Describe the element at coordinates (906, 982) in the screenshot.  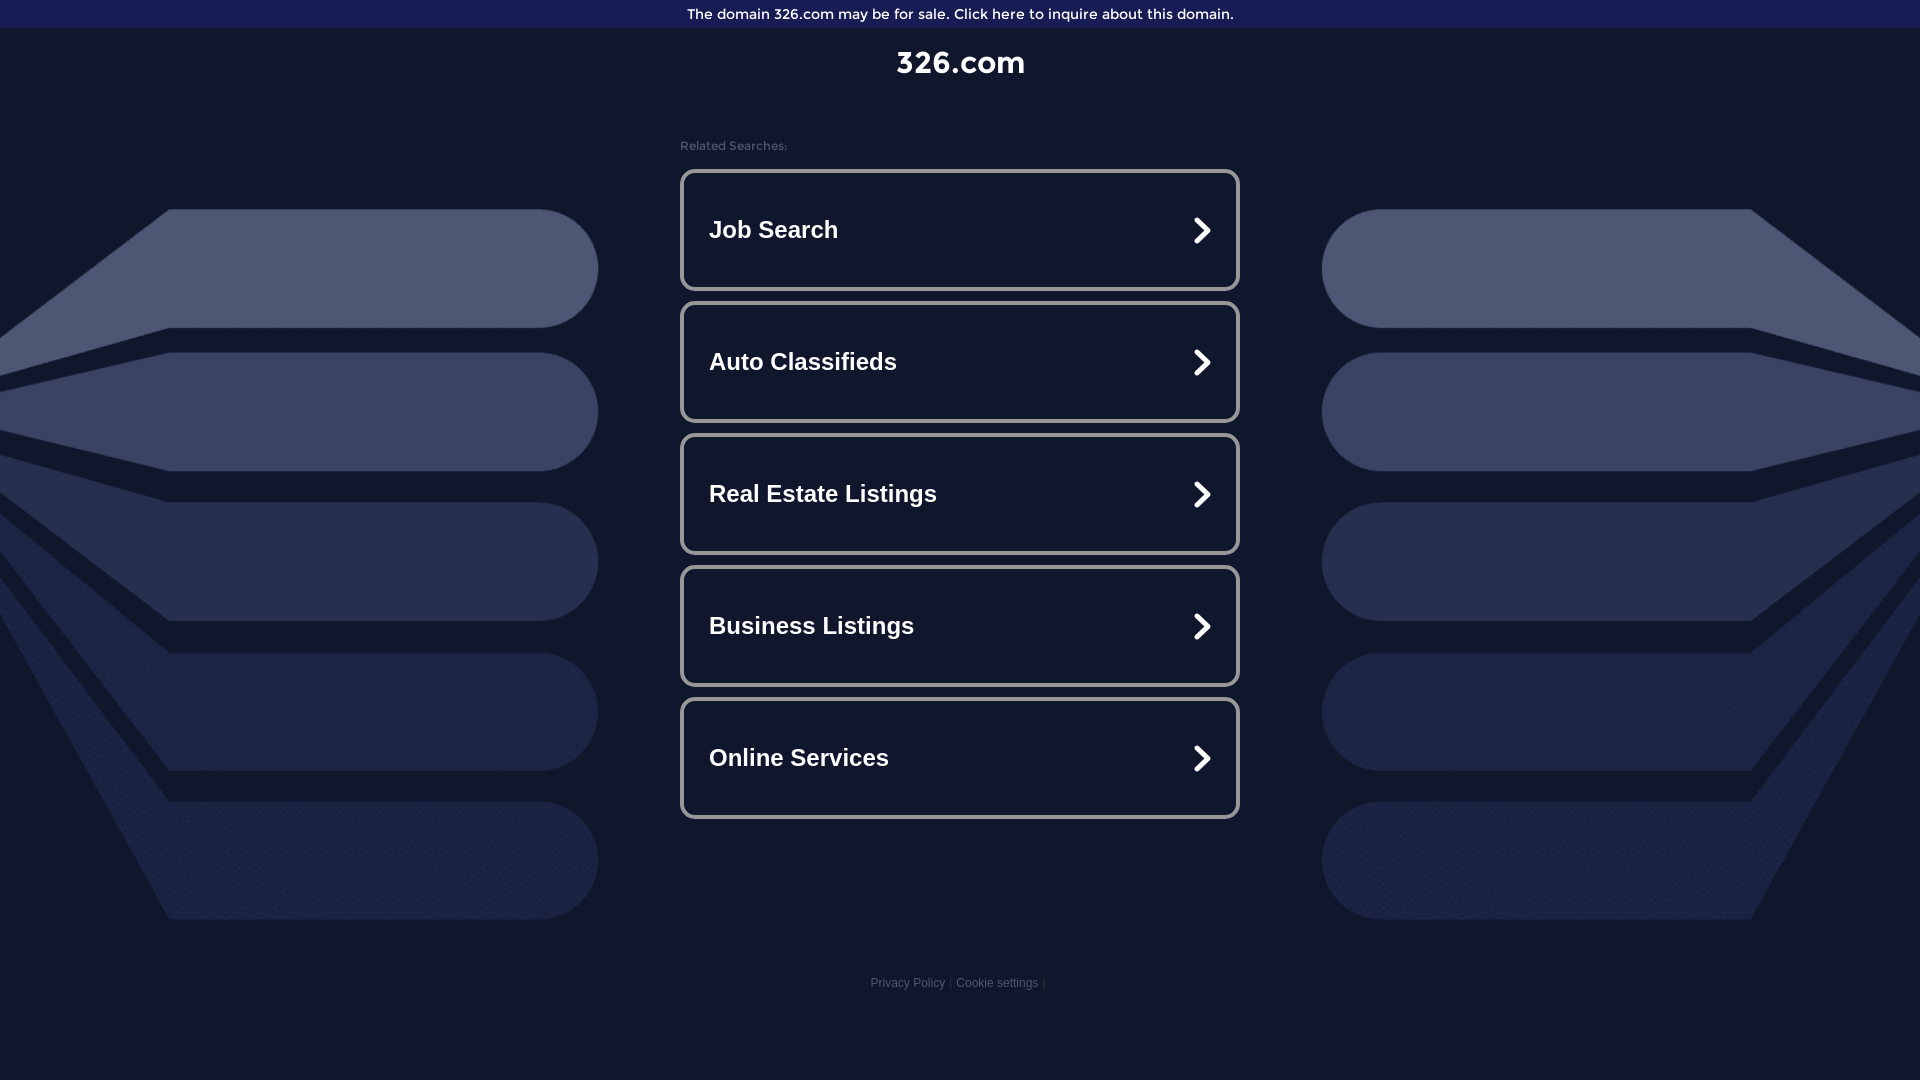
I see `'Privacy Policy'` at that location.